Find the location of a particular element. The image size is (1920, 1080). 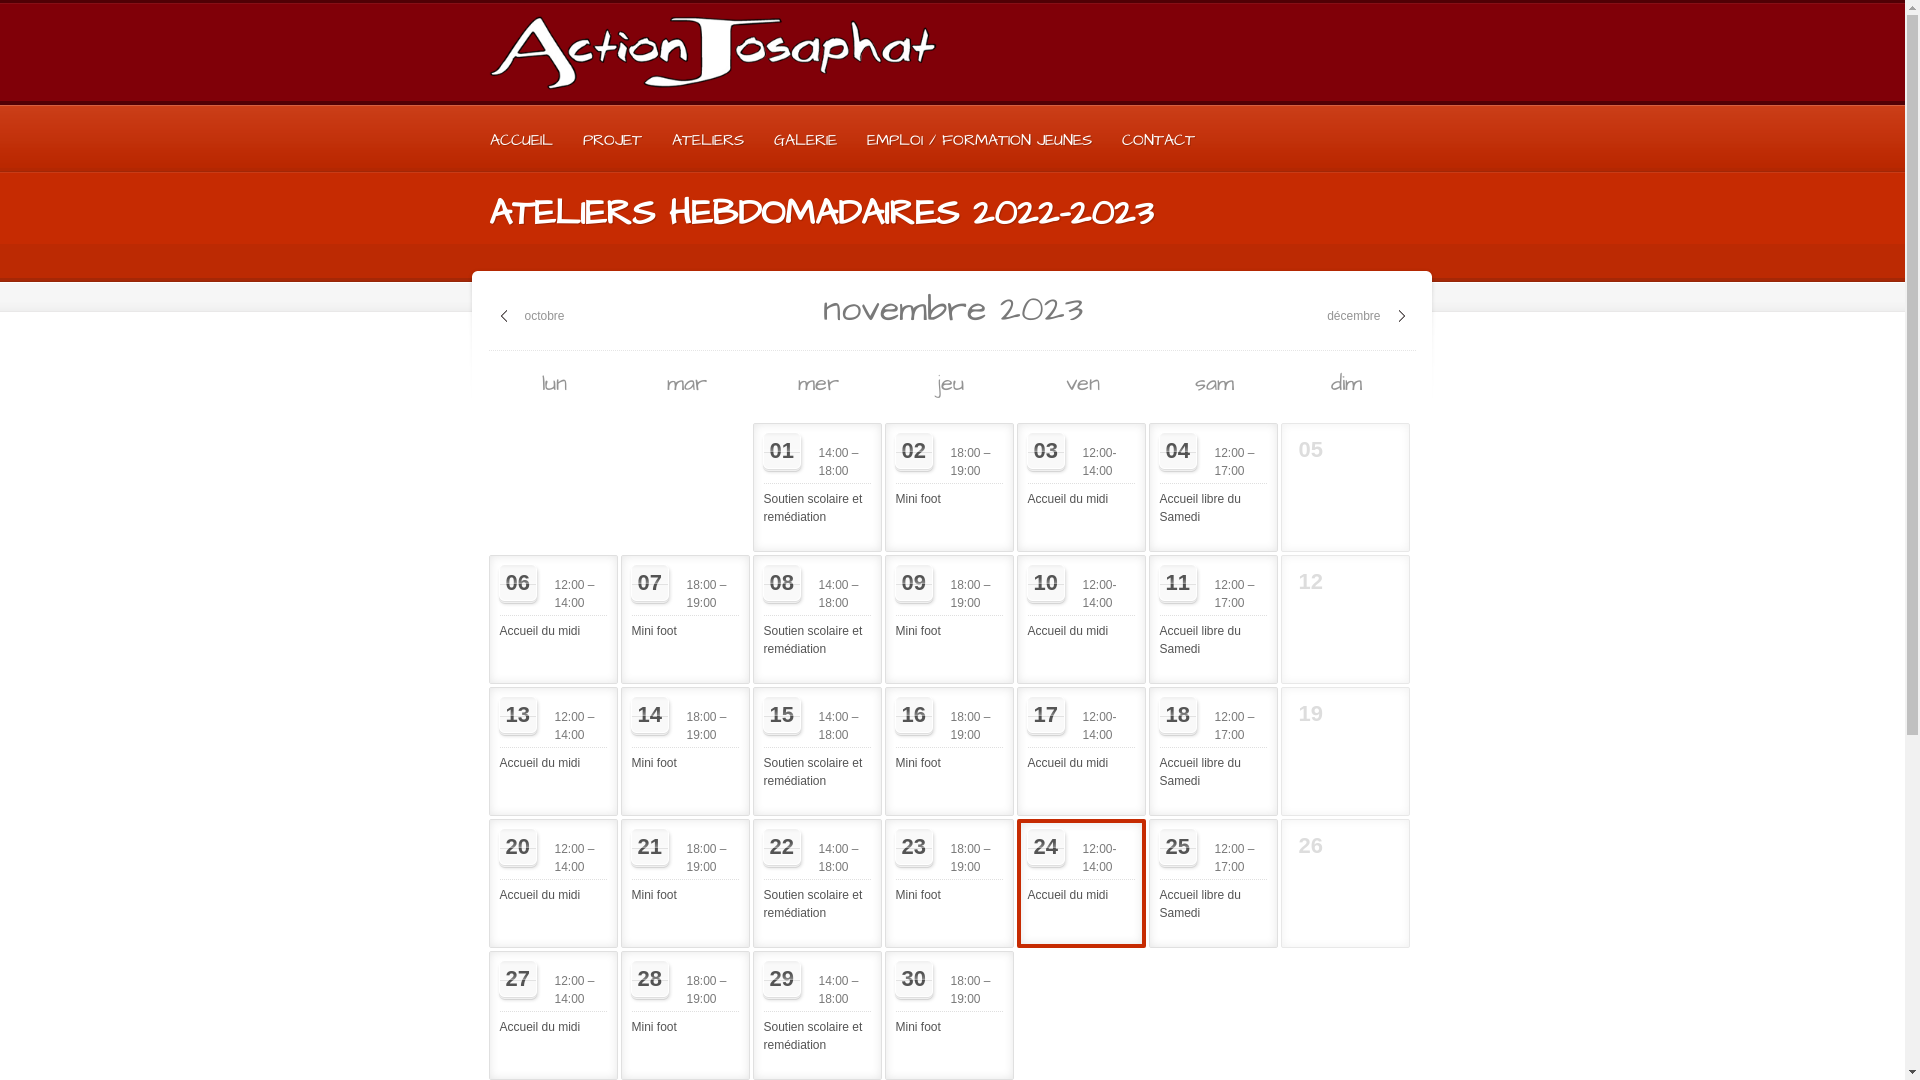

'12:00-14:00 is located at coordinates (1080, 600).